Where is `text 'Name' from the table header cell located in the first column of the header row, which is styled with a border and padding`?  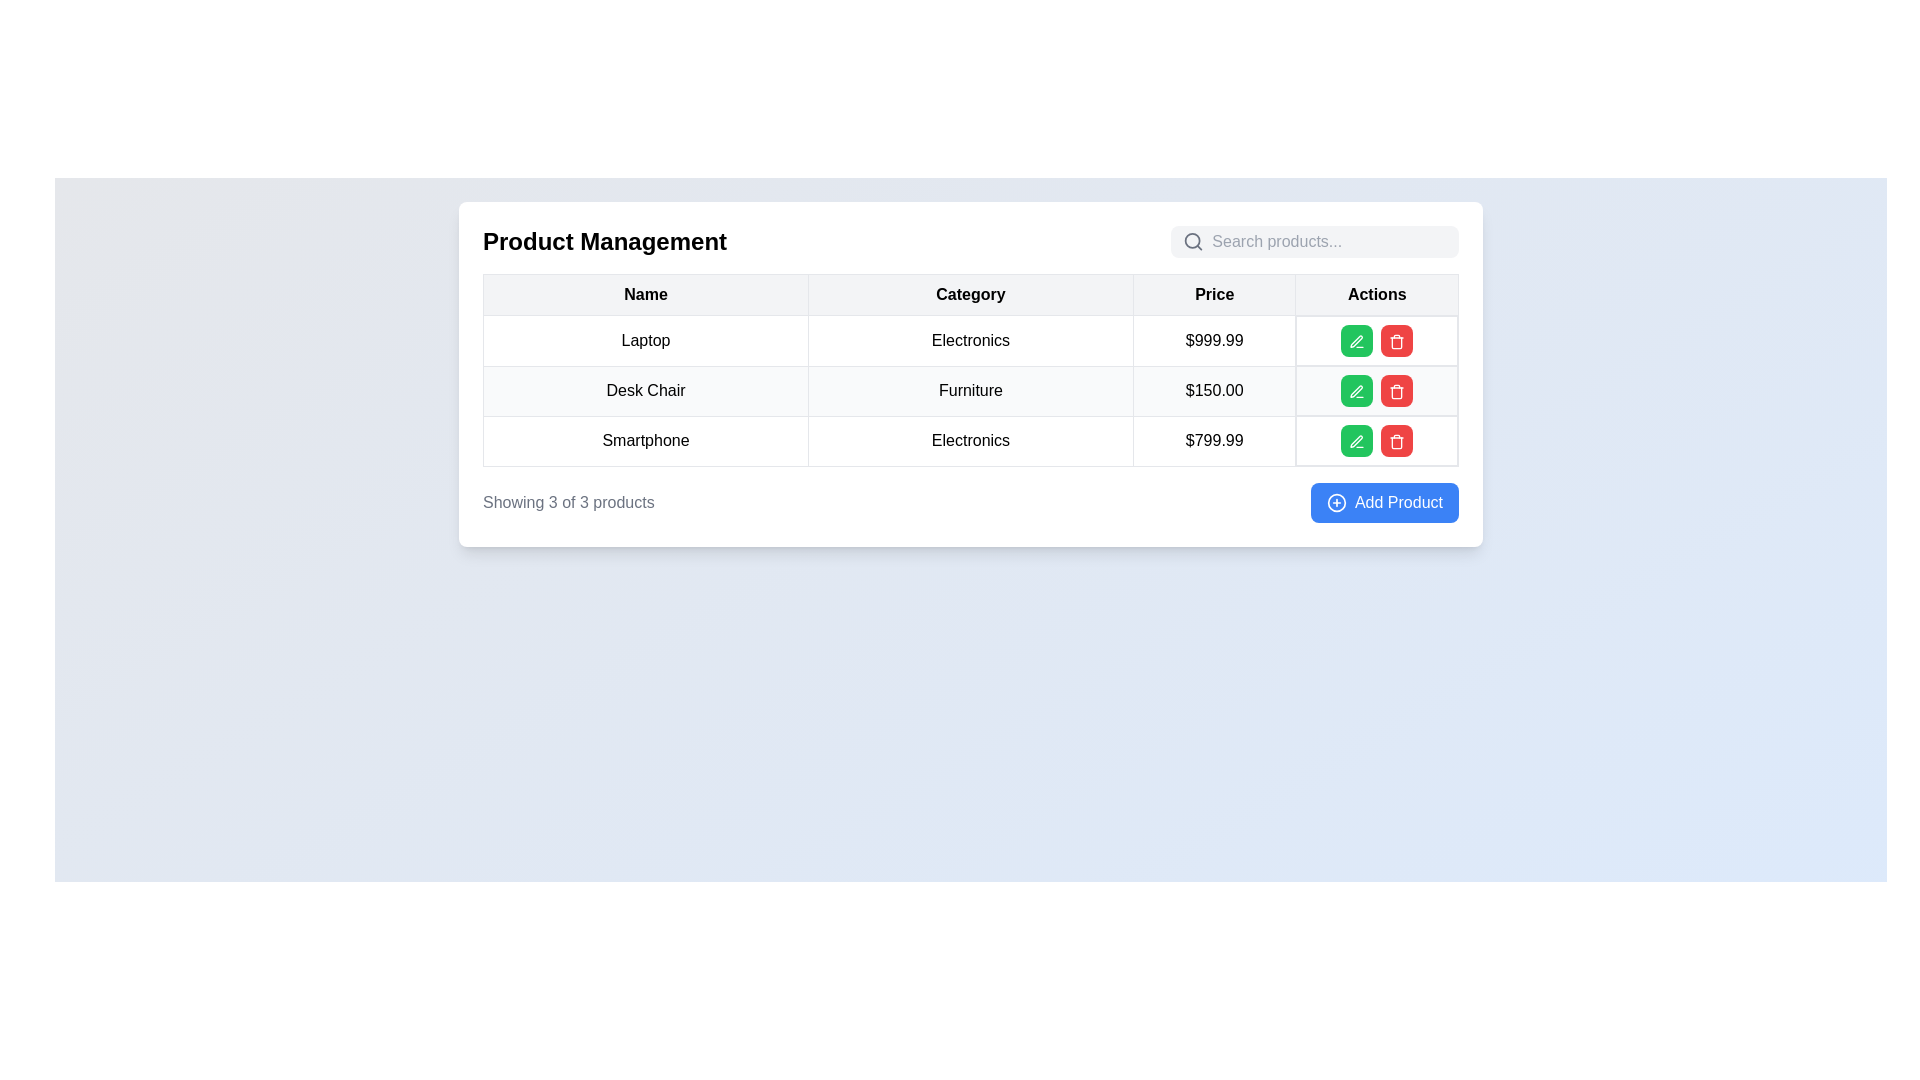 text 'Name' from the table header cell located in the first column of the header row, which is styled with a border and padding is located at coordinates (646, 294).